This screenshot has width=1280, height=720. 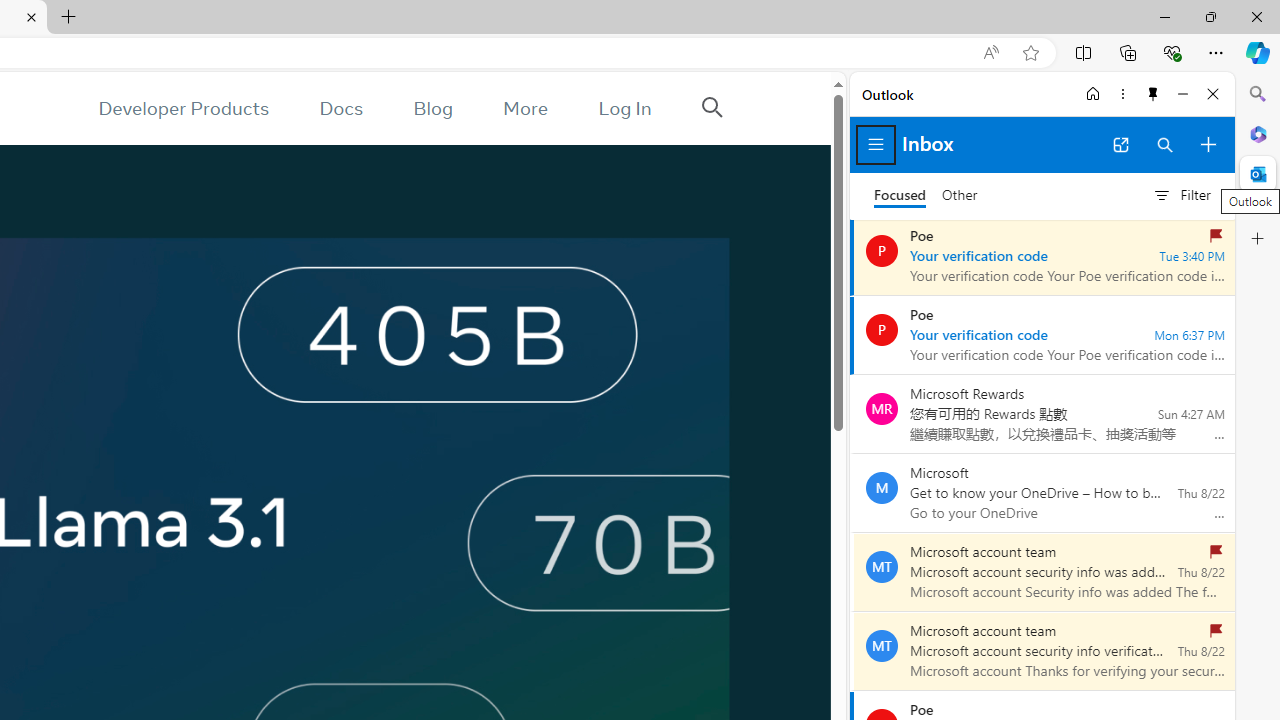 What do you see at coordinates (1153, 93) in the screenshot?
I see `'Unpin side pane'` at bounding box center [1153, 93].